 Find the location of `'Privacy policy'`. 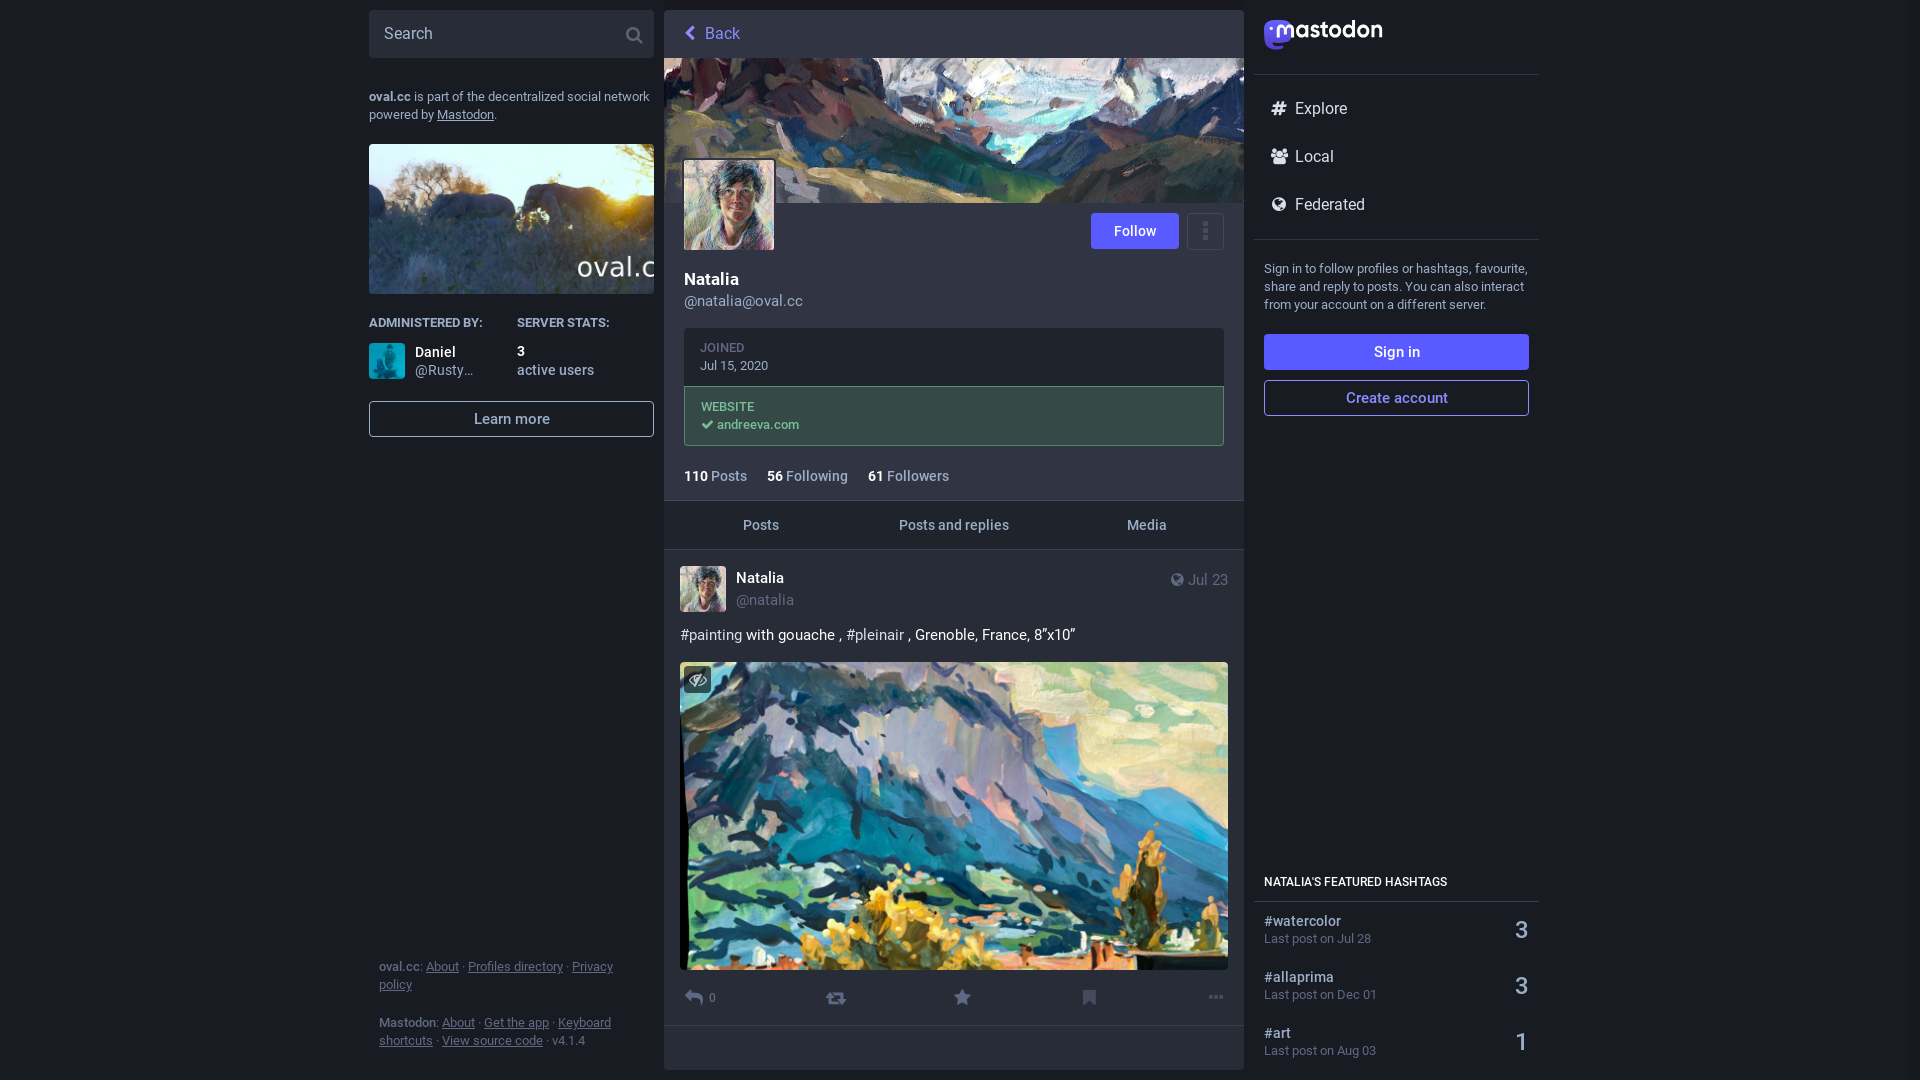

'Privacy policy' is located at coordinates (495, 974).